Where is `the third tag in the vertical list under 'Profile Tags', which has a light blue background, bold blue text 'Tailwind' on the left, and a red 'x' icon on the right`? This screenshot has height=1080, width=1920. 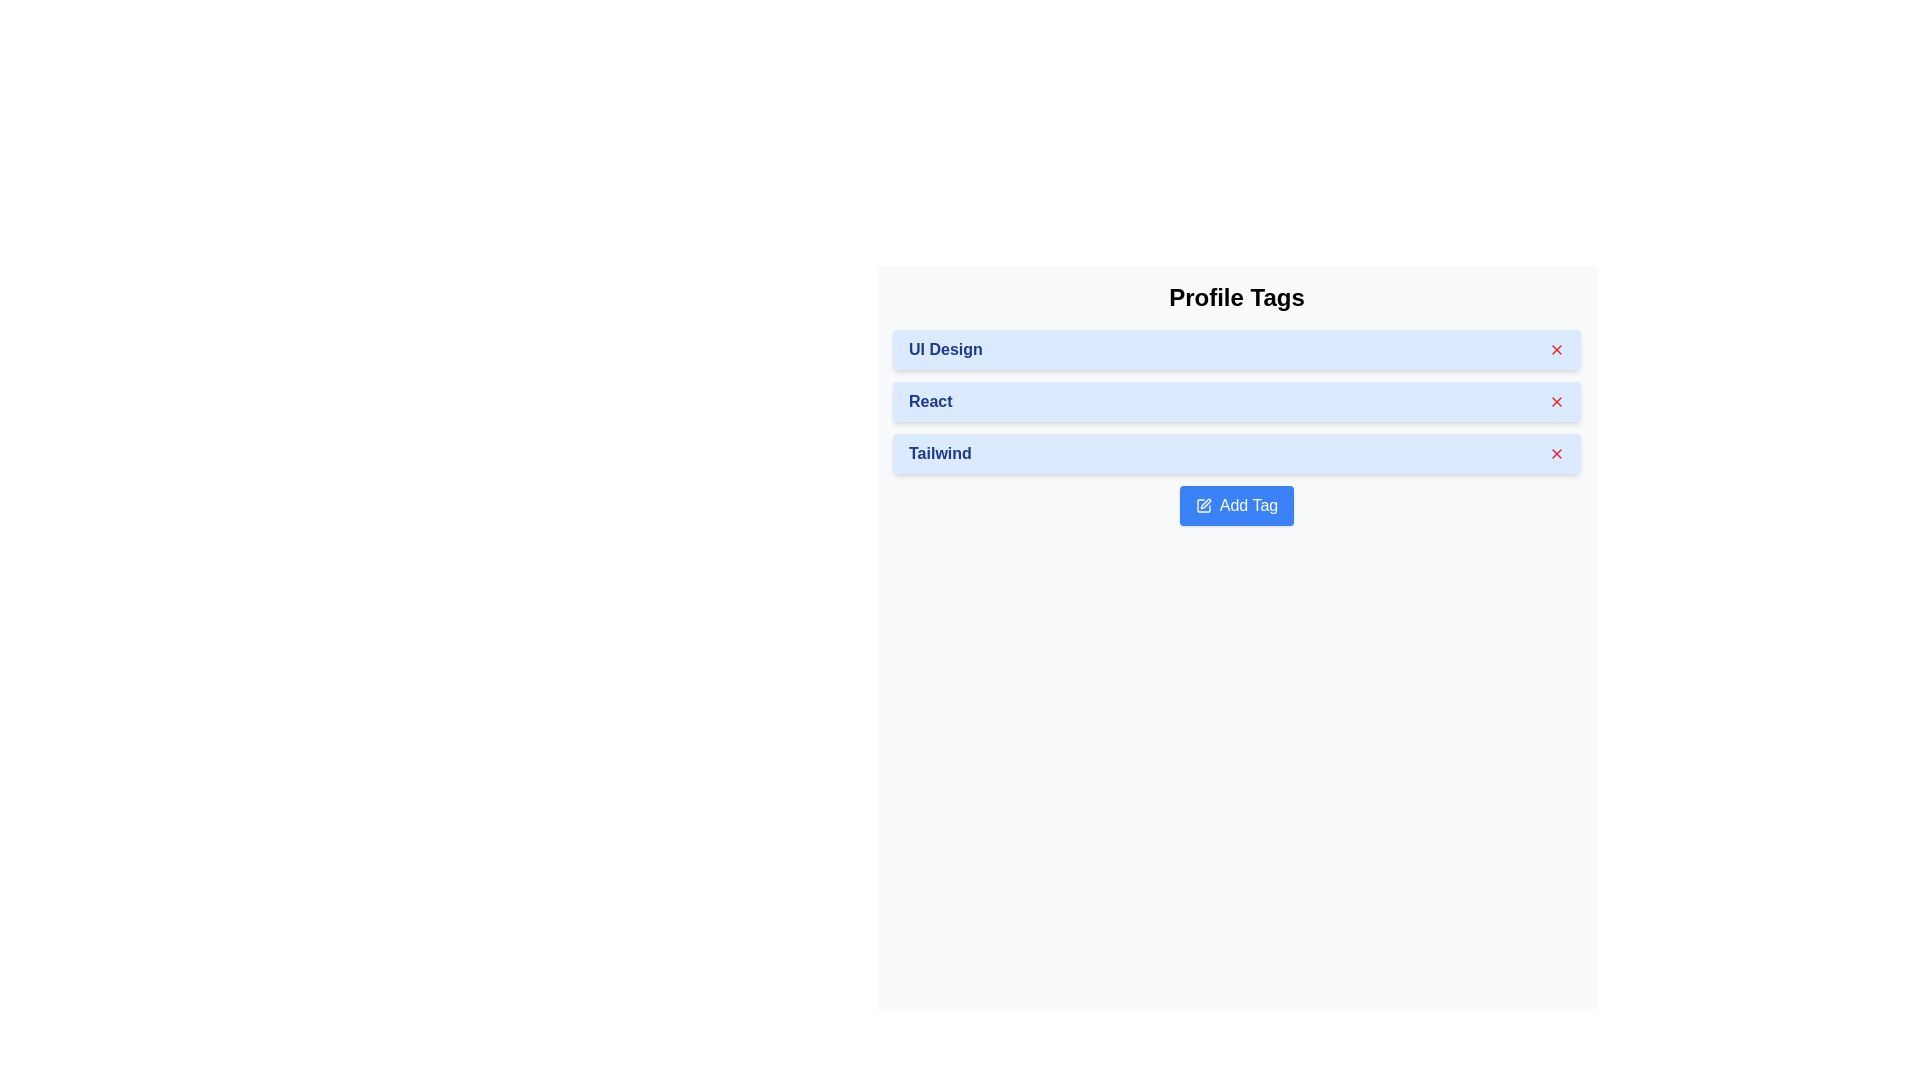
the third tag in the vertical list under 'Profile Tags', which has a light blue background, bold blue text 'Tailwind' on the left, and a red 'x' icon on the right is located at coordinates (1236, 454).